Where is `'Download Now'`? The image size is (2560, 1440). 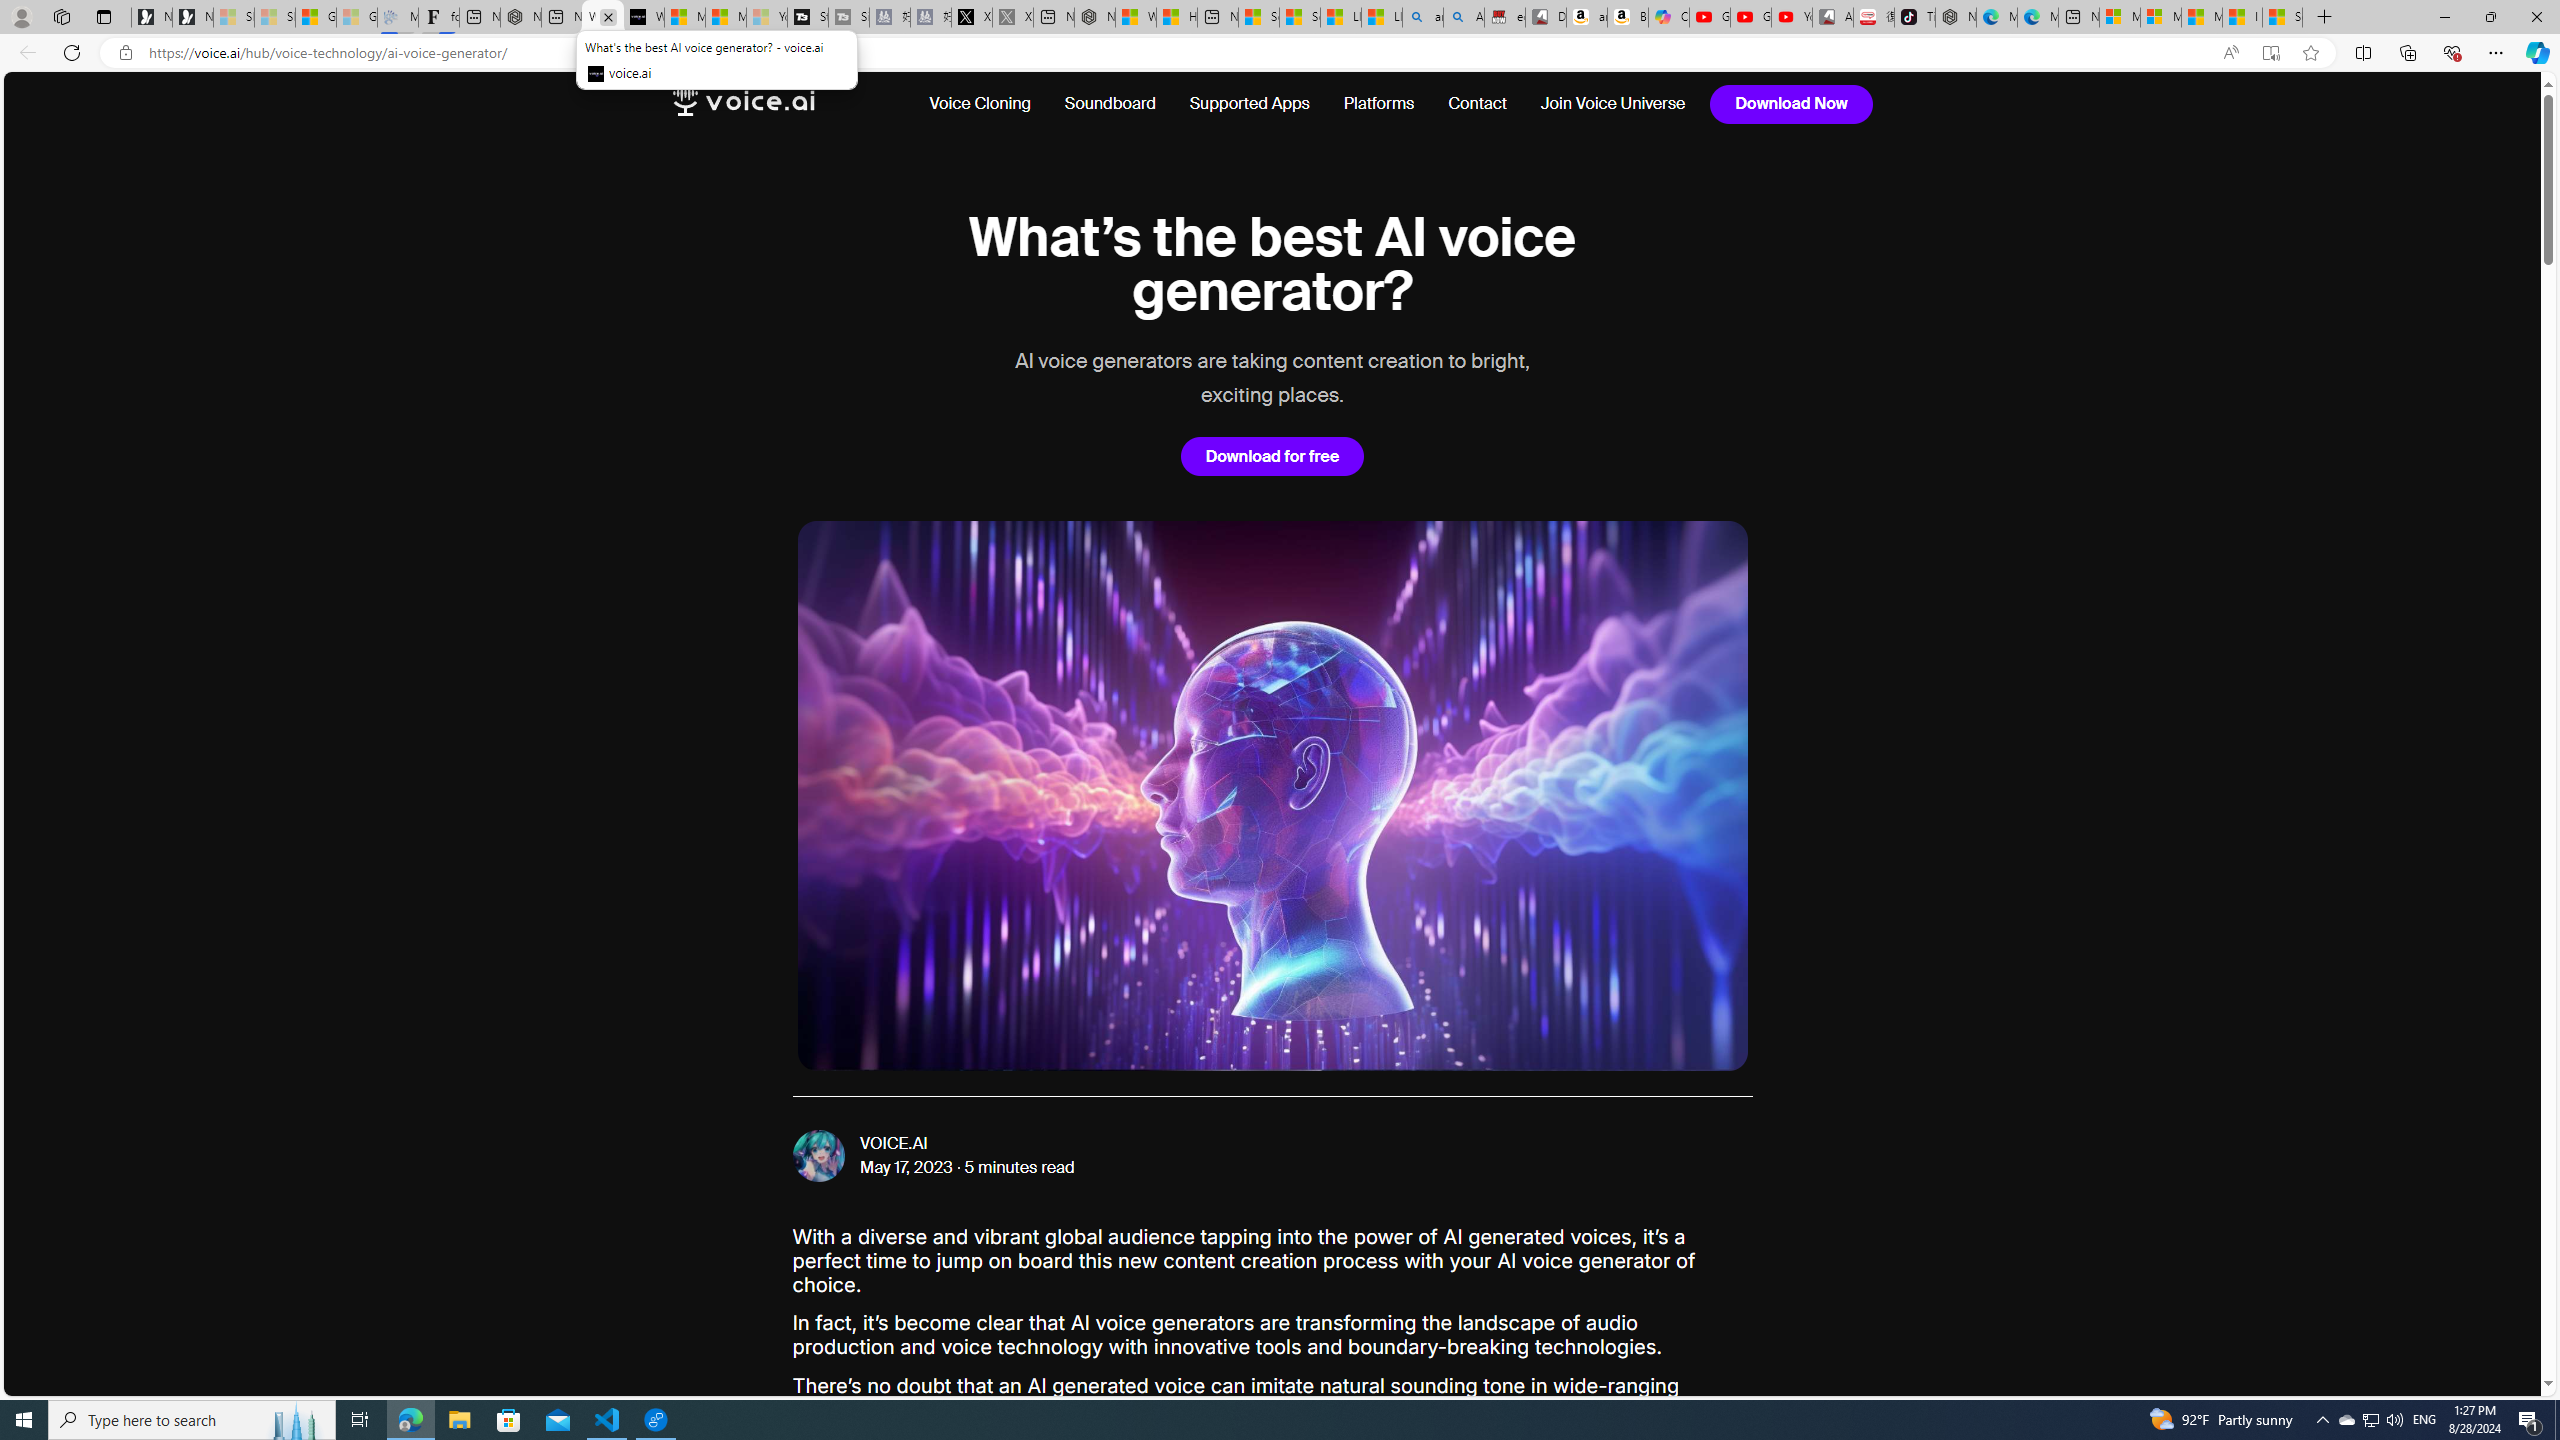
'Download Now' is located at coordinates (1791, 103).